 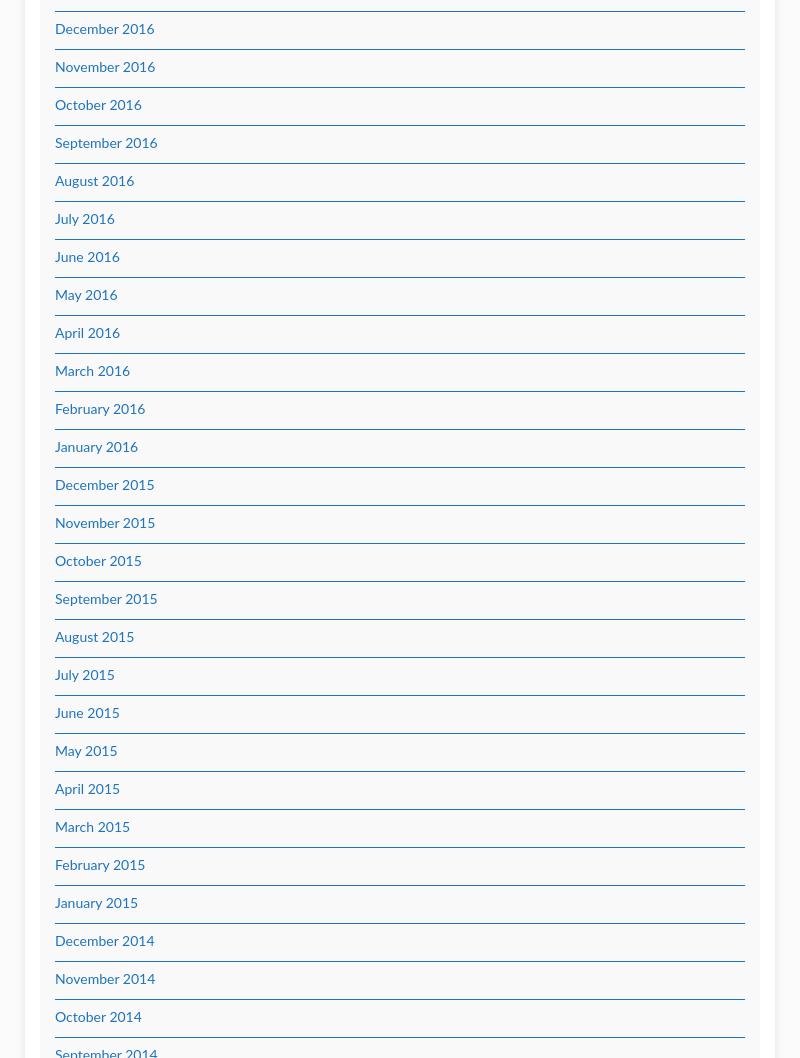 What do you see at coordinates (87, 790) in the screenshot?
I see `'April 2015'` at bounding box center [87, 790].